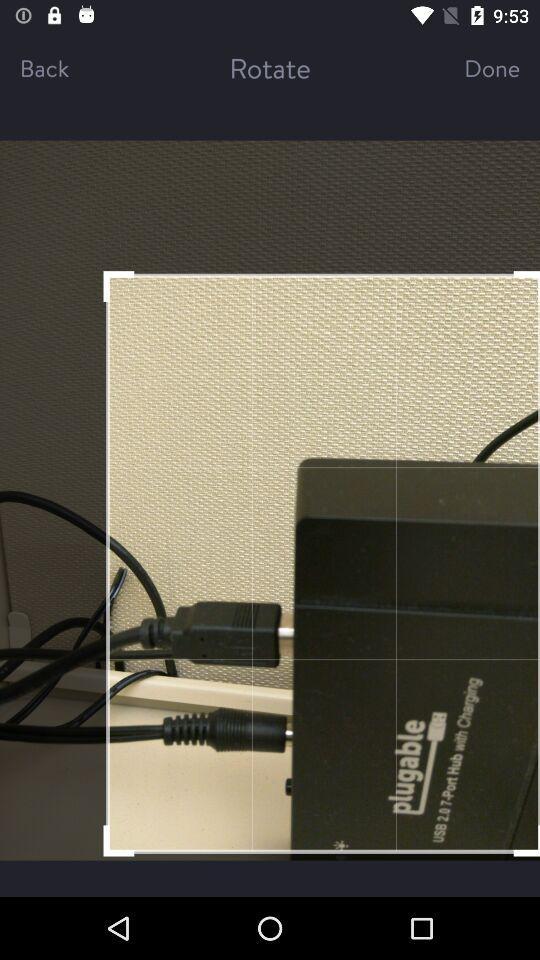 The width and height of the screenshot is (540, 960). I want to click on item to the right of the rotate item, so click(473, 67).